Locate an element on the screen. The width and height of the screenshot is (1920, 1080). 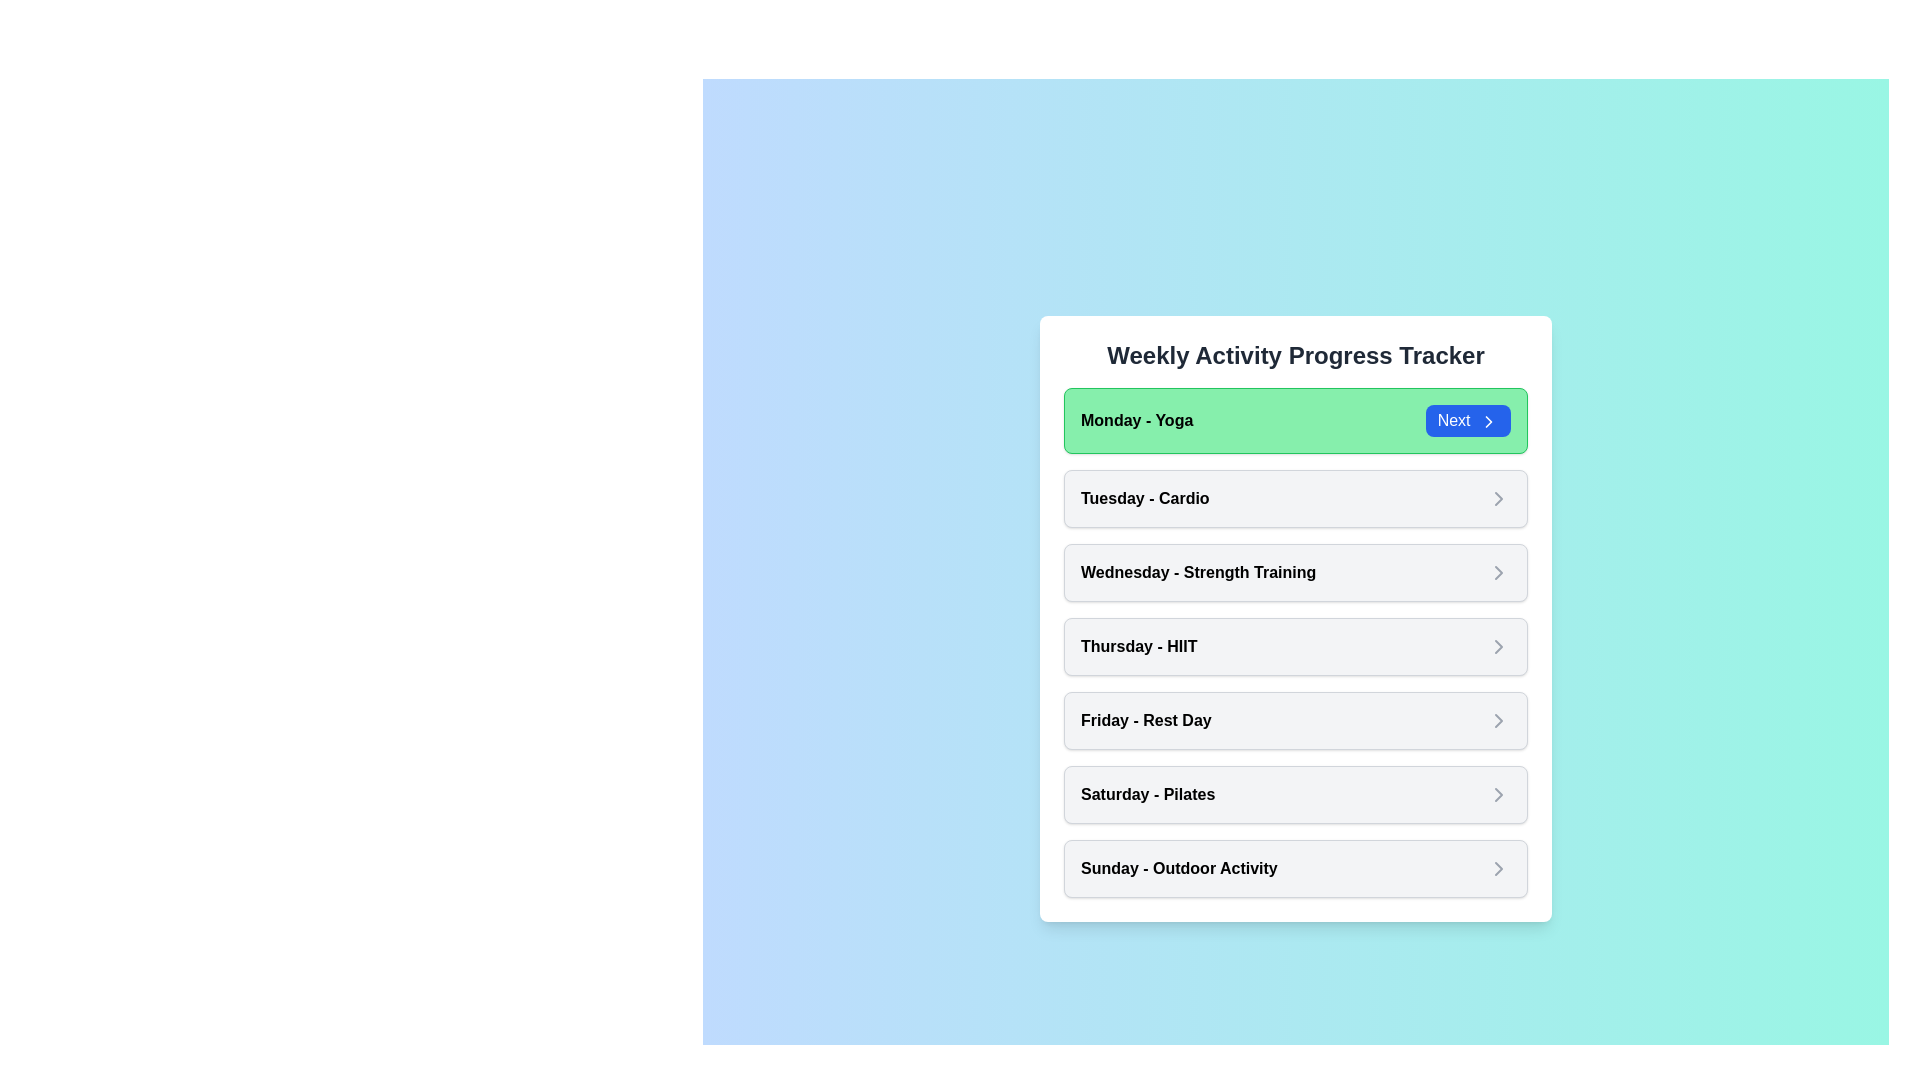
the right-pointing chevron arrow icon, which is part of the 'Next' button located in the topmost card of the list is located at coordinates (1498, 793).